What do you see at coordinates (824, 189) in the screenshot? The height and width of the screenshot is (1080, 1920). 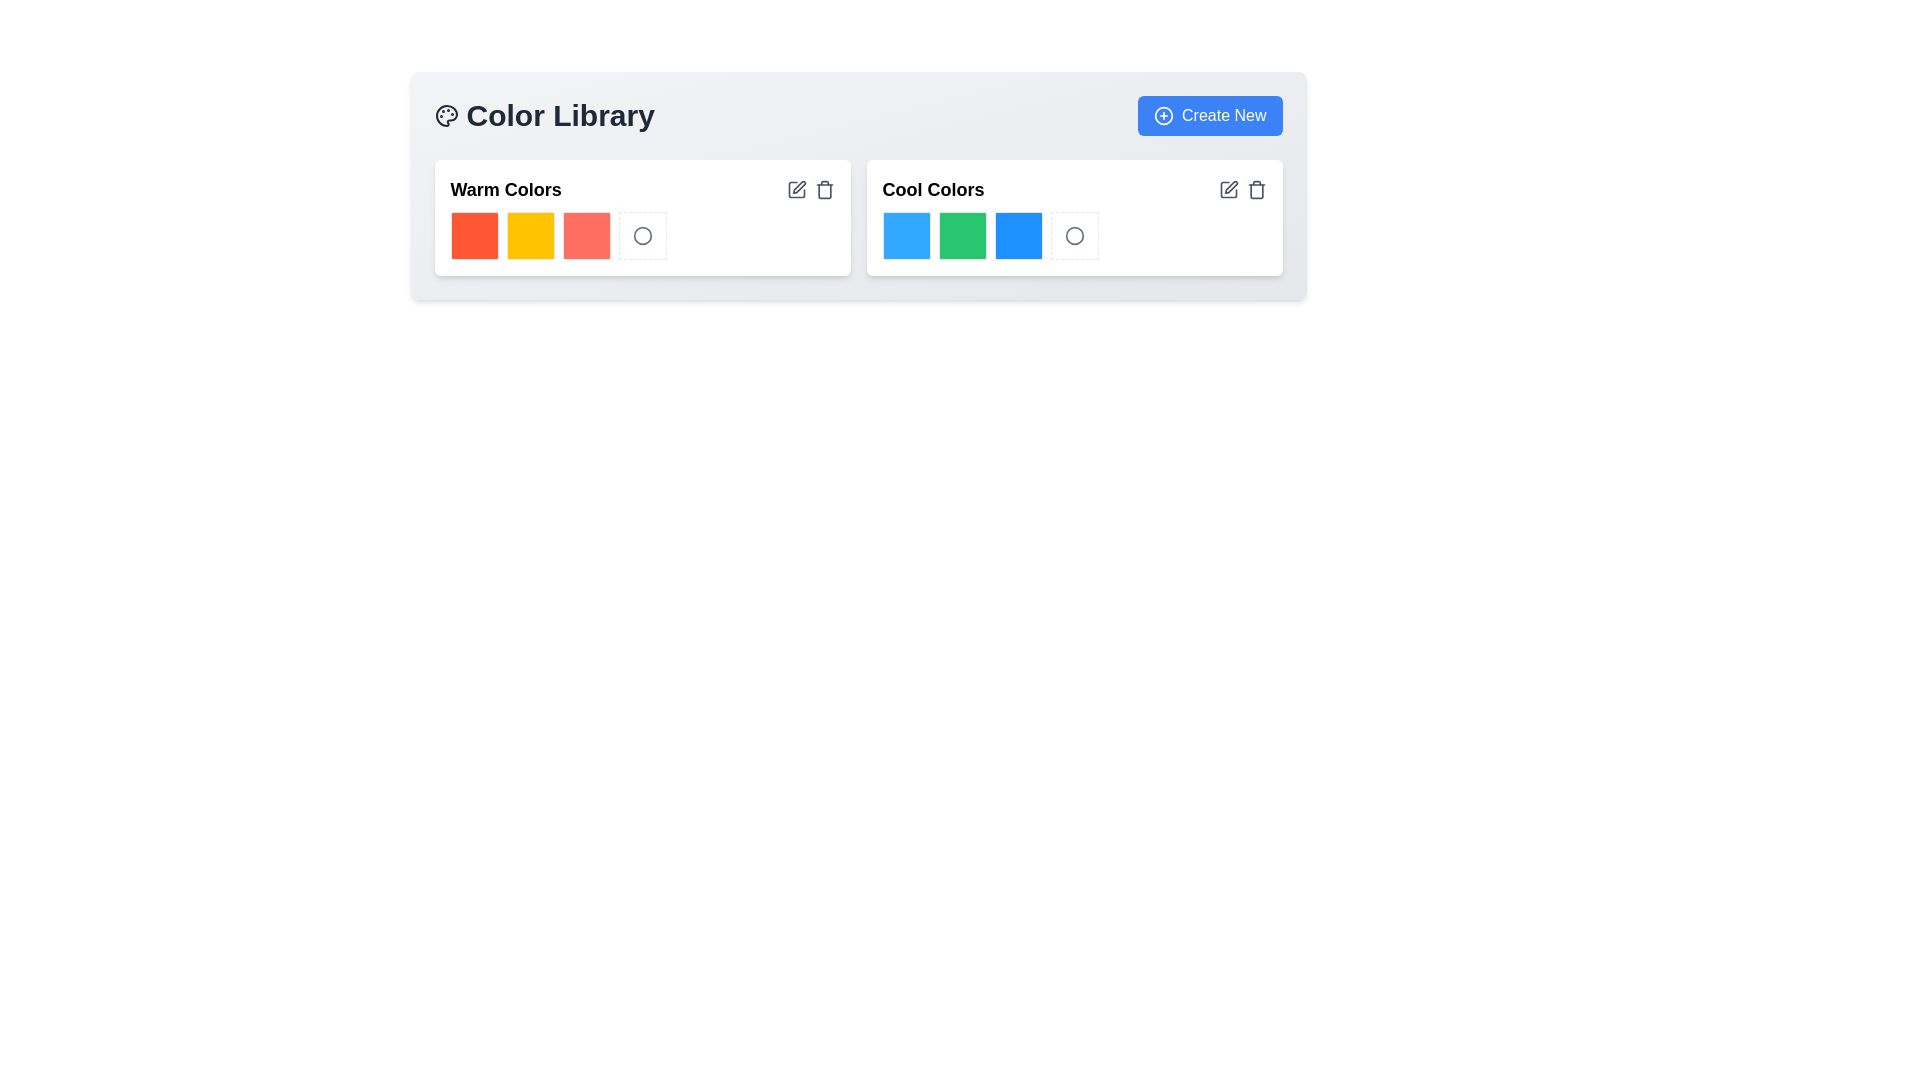 I see `the delete button icon located in the top-right corner of the 'Warm Colors' section` at bounding box center [824, 189].